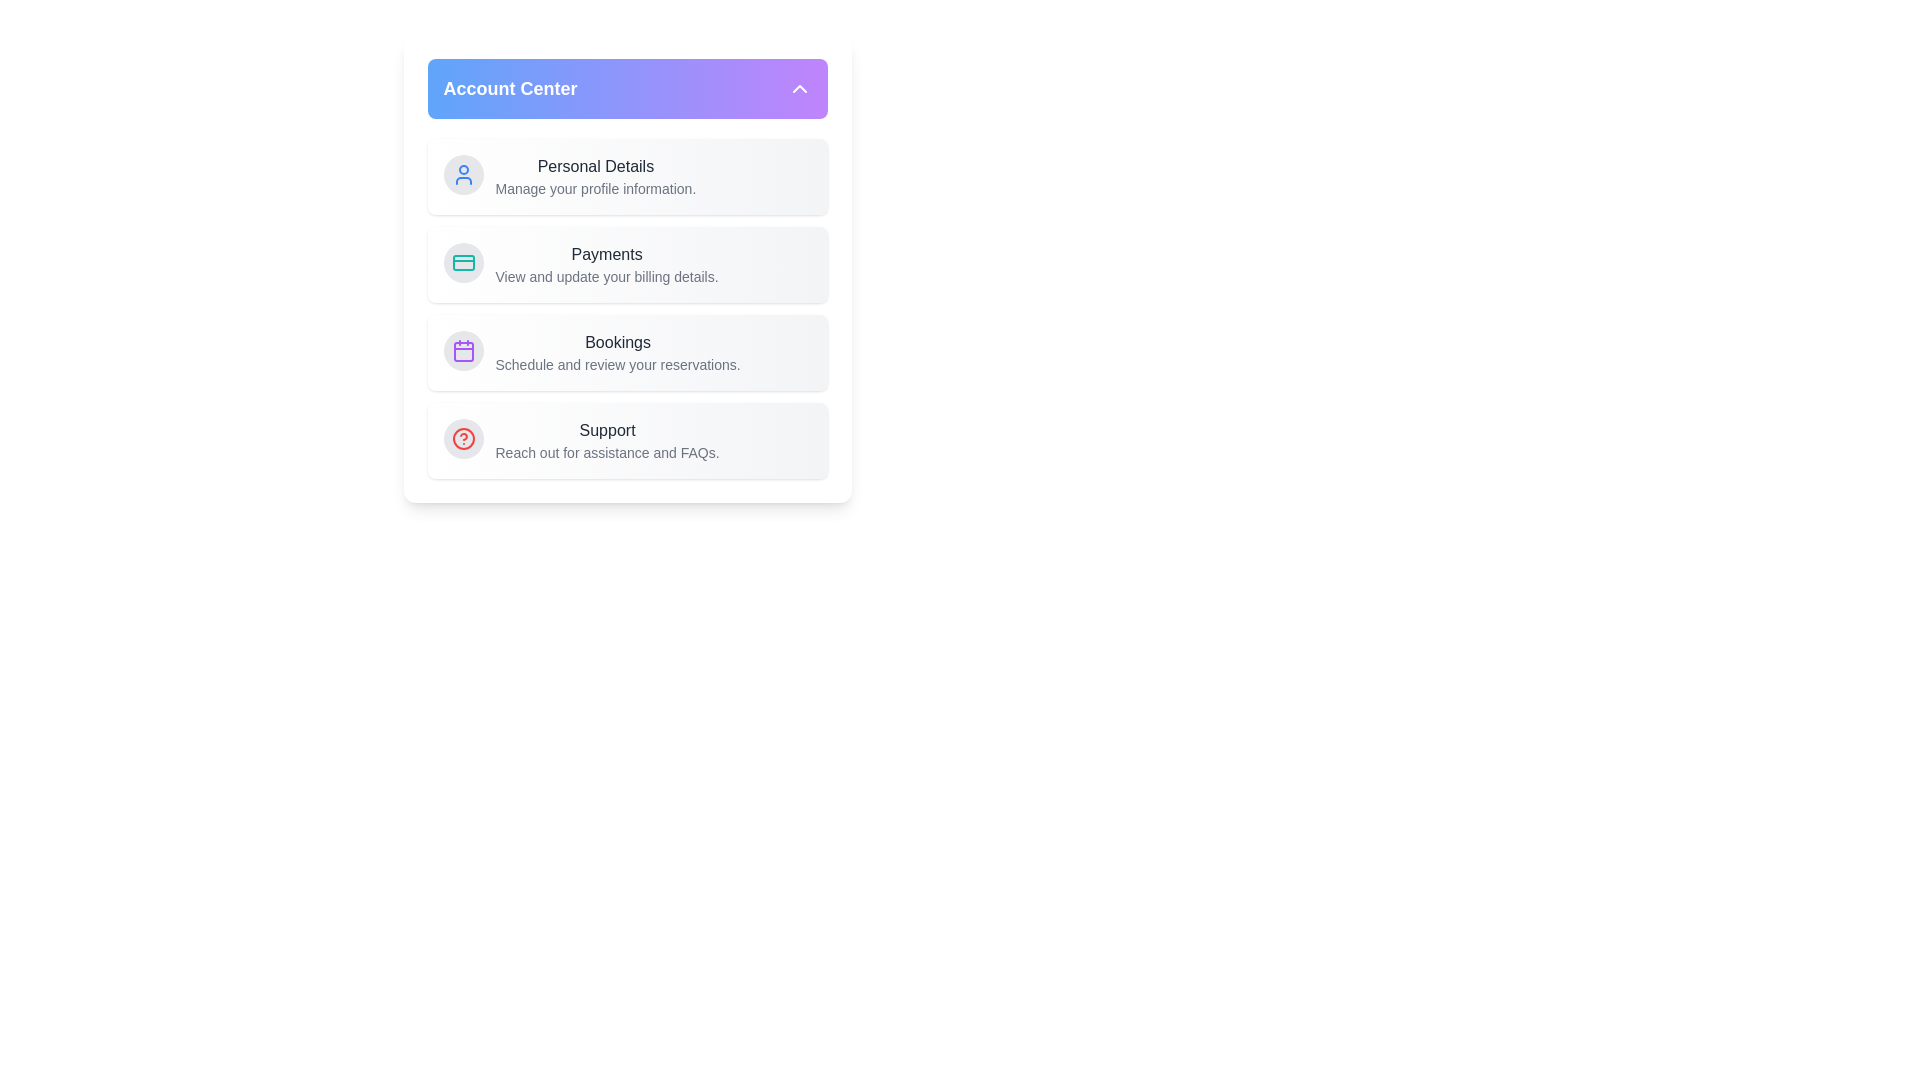 The height and width of the screenshot is (1080, 1920). Describe the element at coordinates (626, 352) in the screenshot. I see `the 'Bookings' menu item` at that location.